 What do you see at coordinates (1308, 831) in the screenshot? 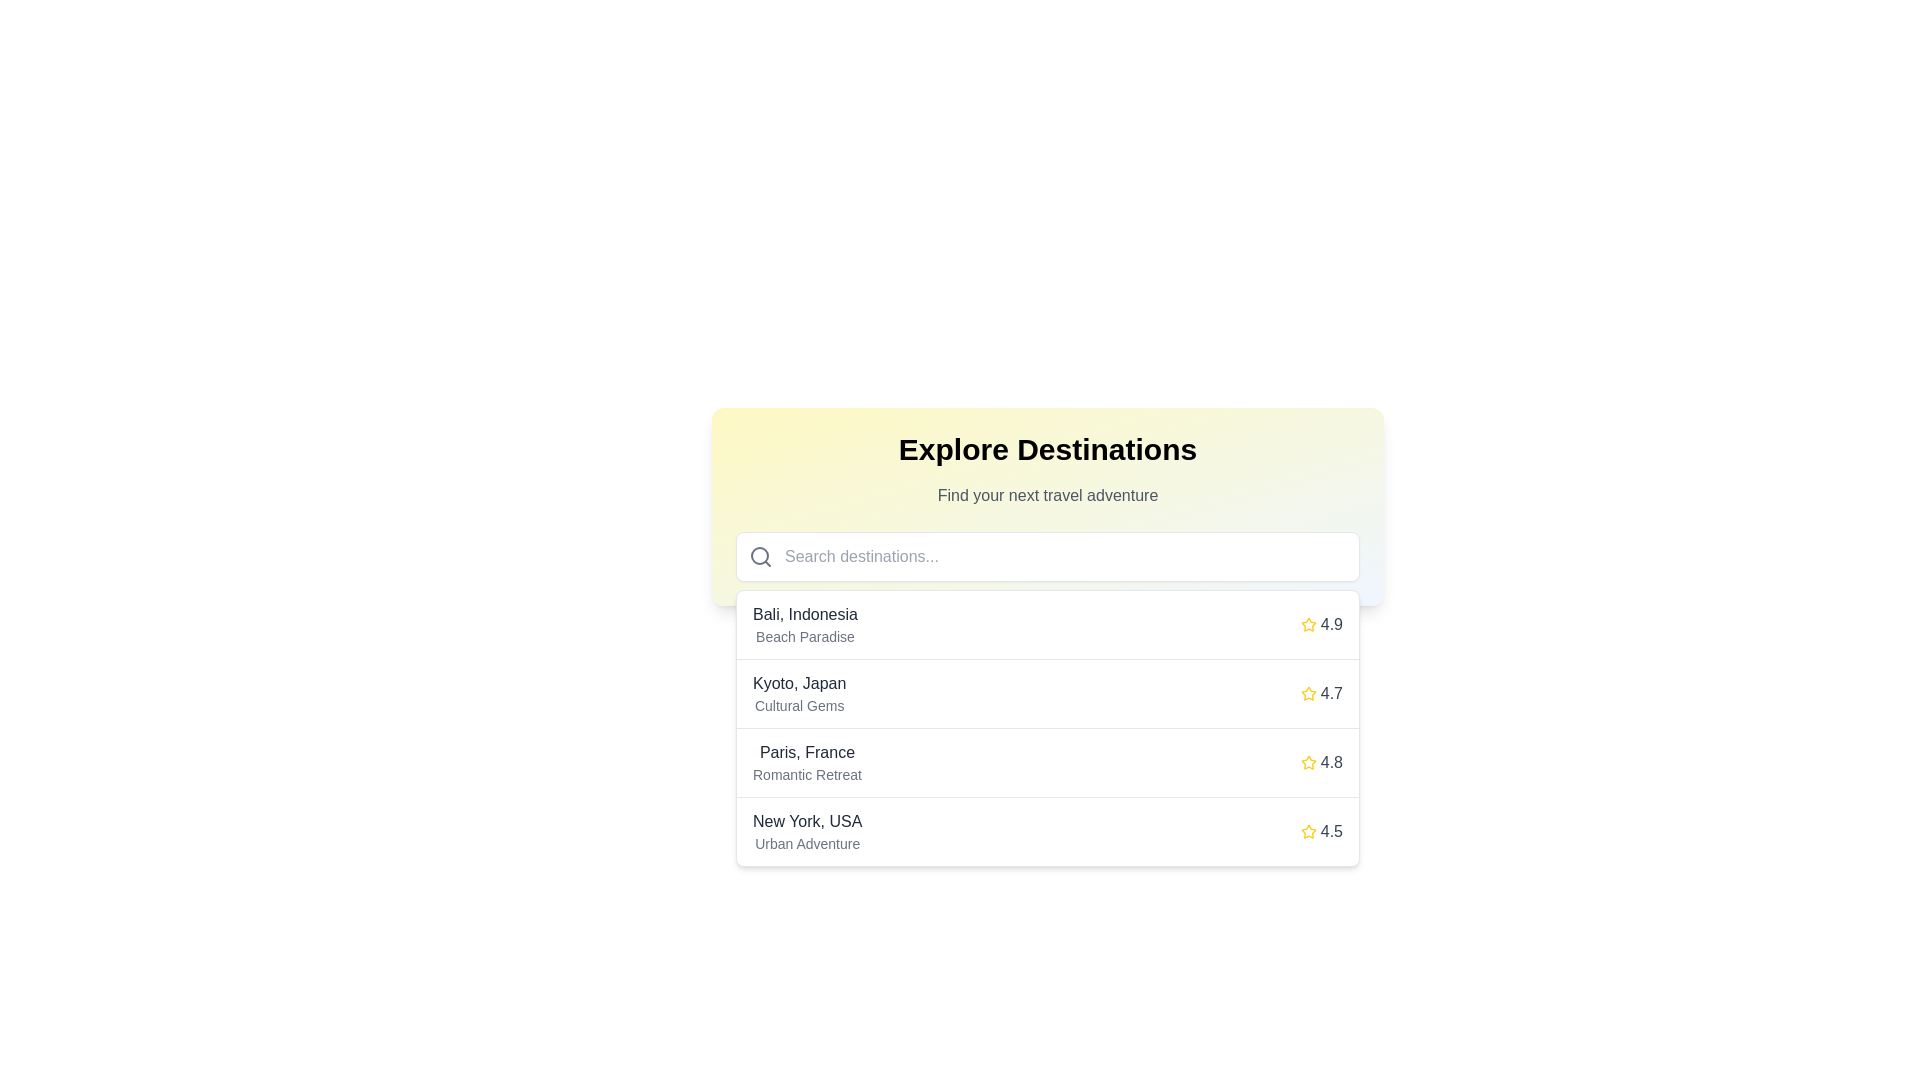
I see `the fourth star-shaped icon in the vertical list` at bounding box center [1308, 831].